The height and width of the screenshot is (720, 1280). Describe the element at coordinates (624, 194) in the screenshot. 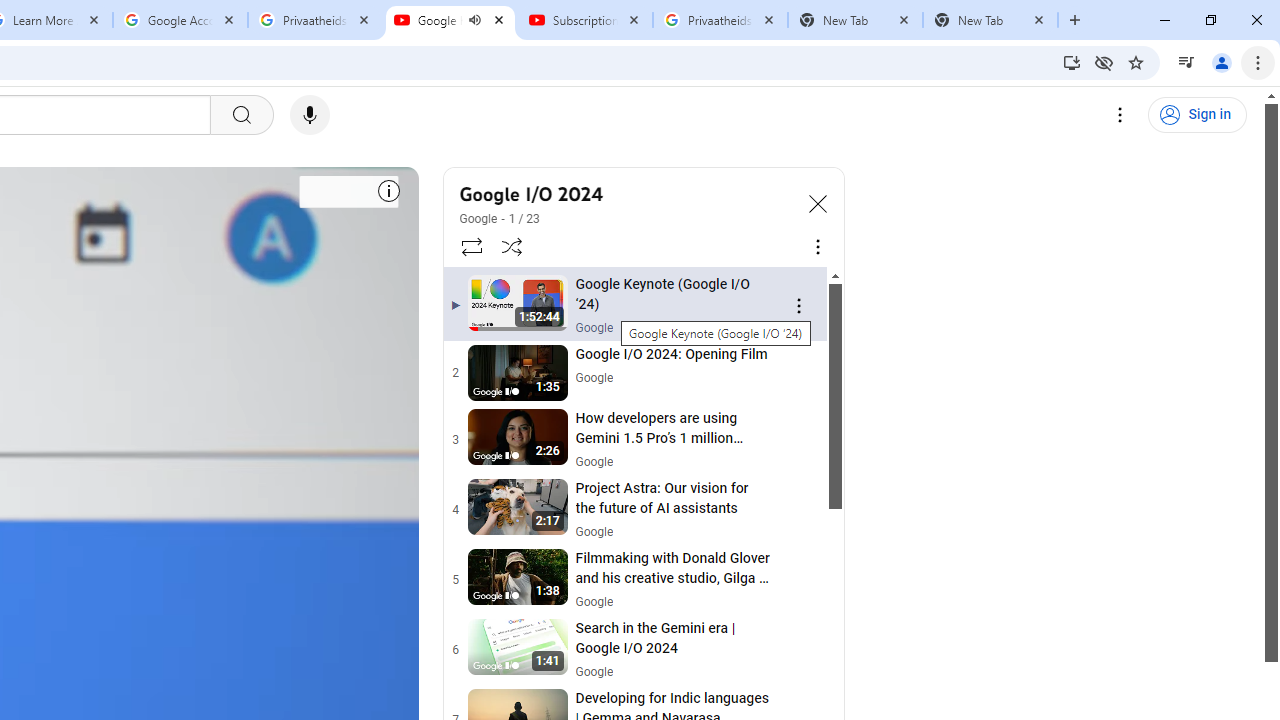

I see `'Google I/O 2024'` at that location.